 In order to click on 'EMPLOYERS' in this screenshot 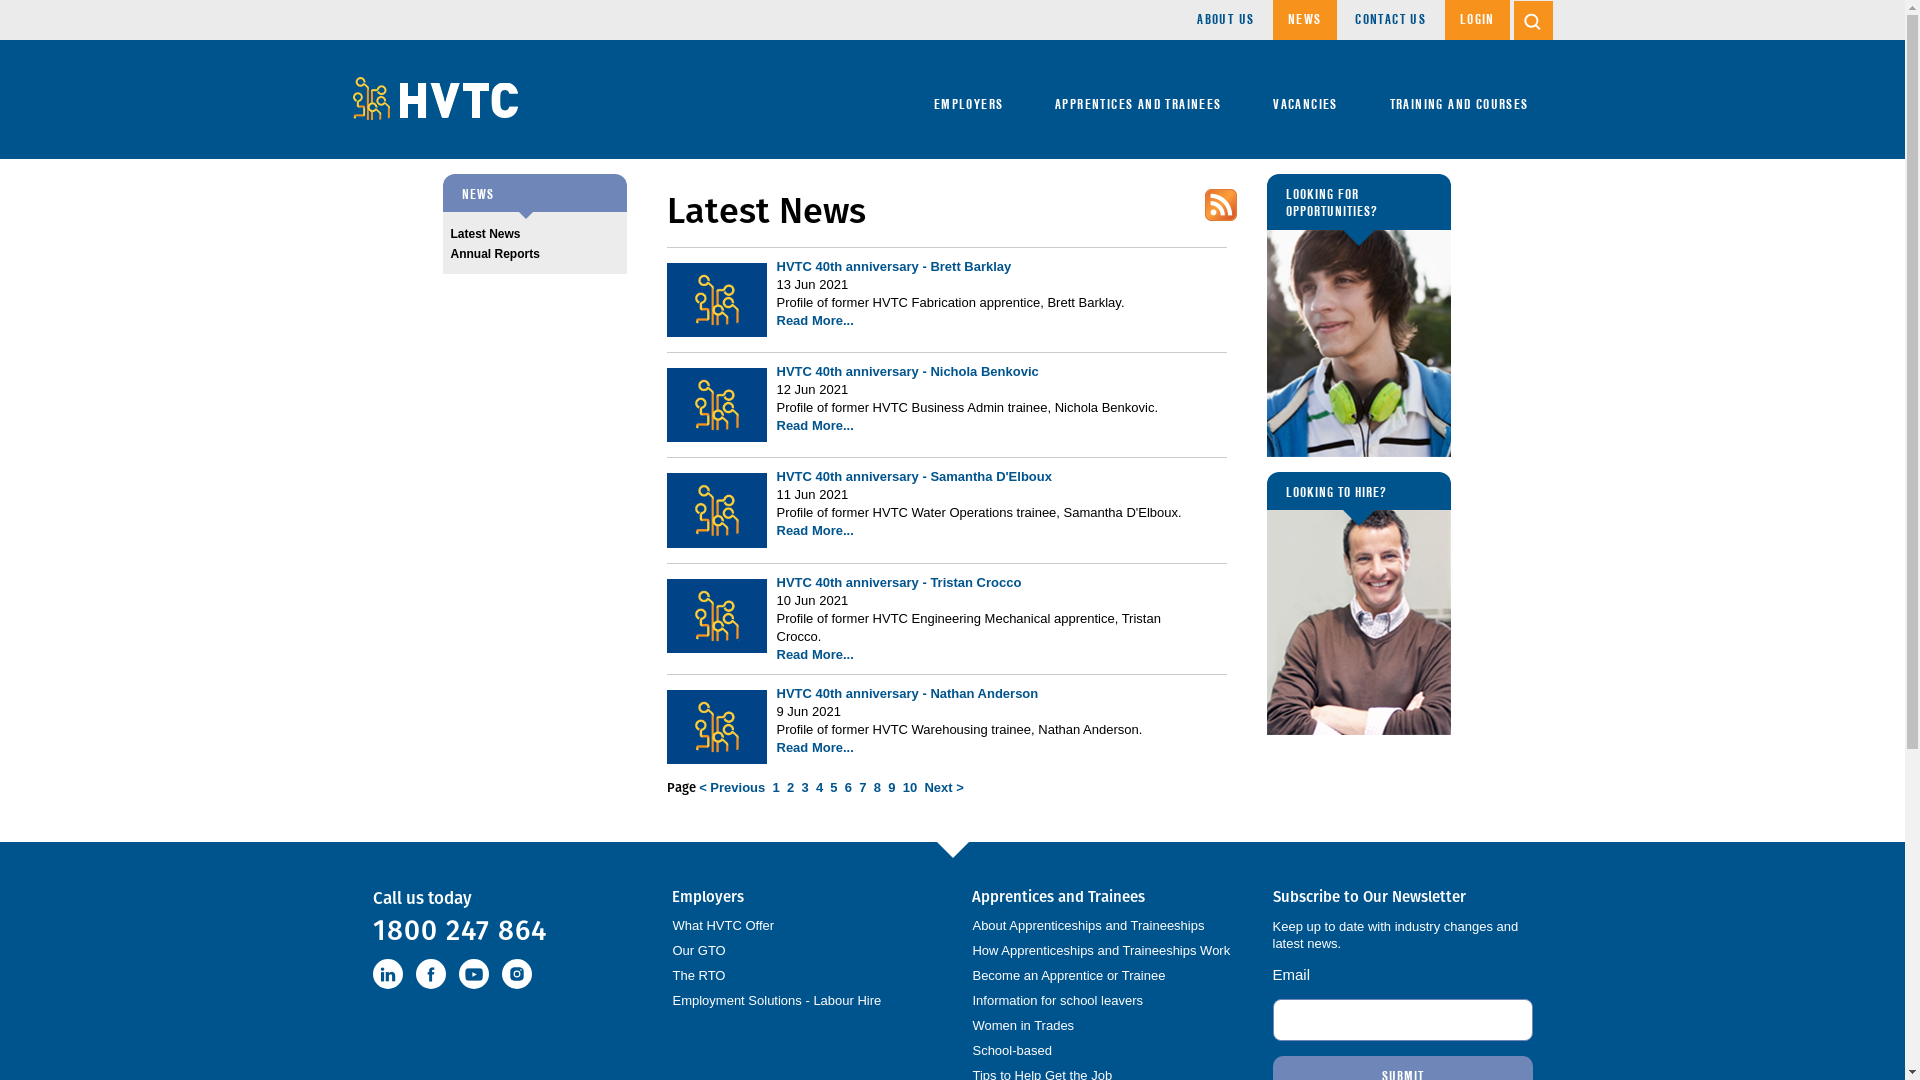, I will do `click(969, 99)`.